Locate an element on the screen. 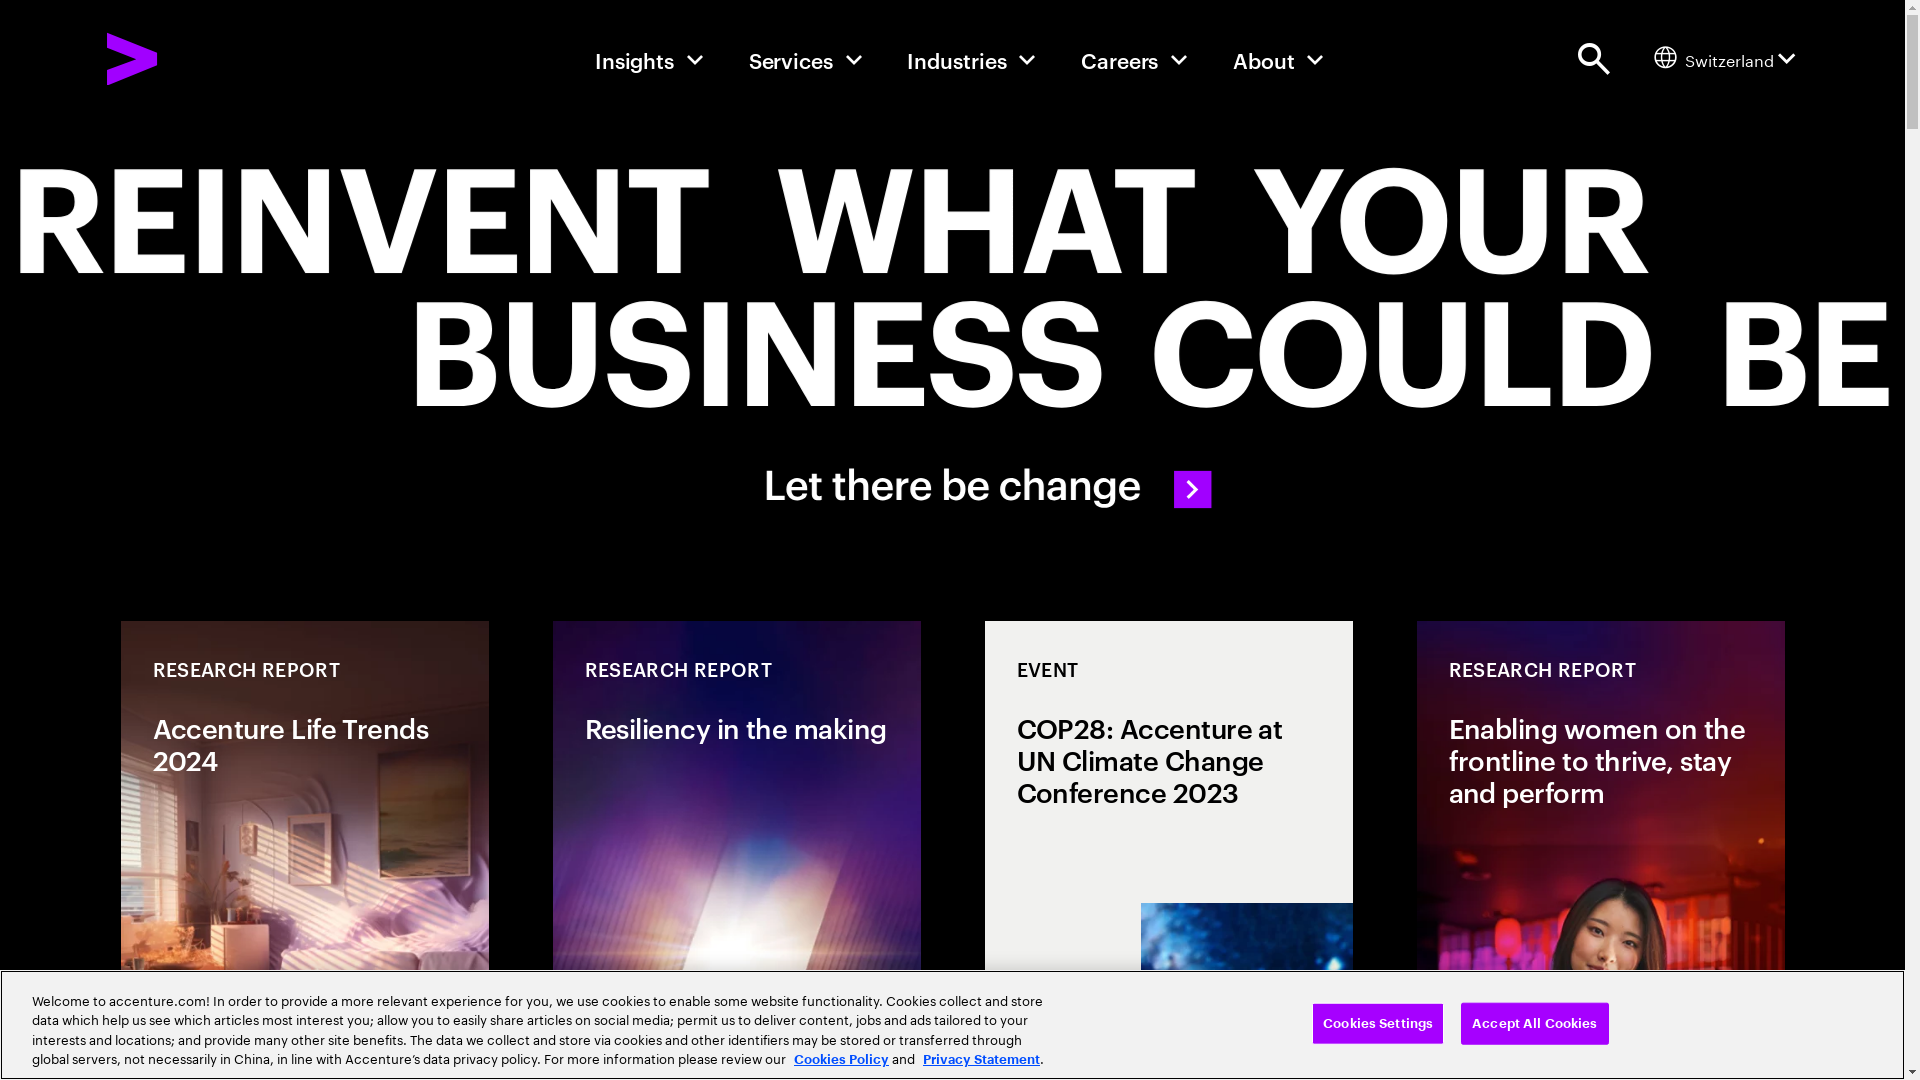 Image resolution: width=1920 pixels, height=1080 pixels. 'Industries' is located at coordinates (906, 57).